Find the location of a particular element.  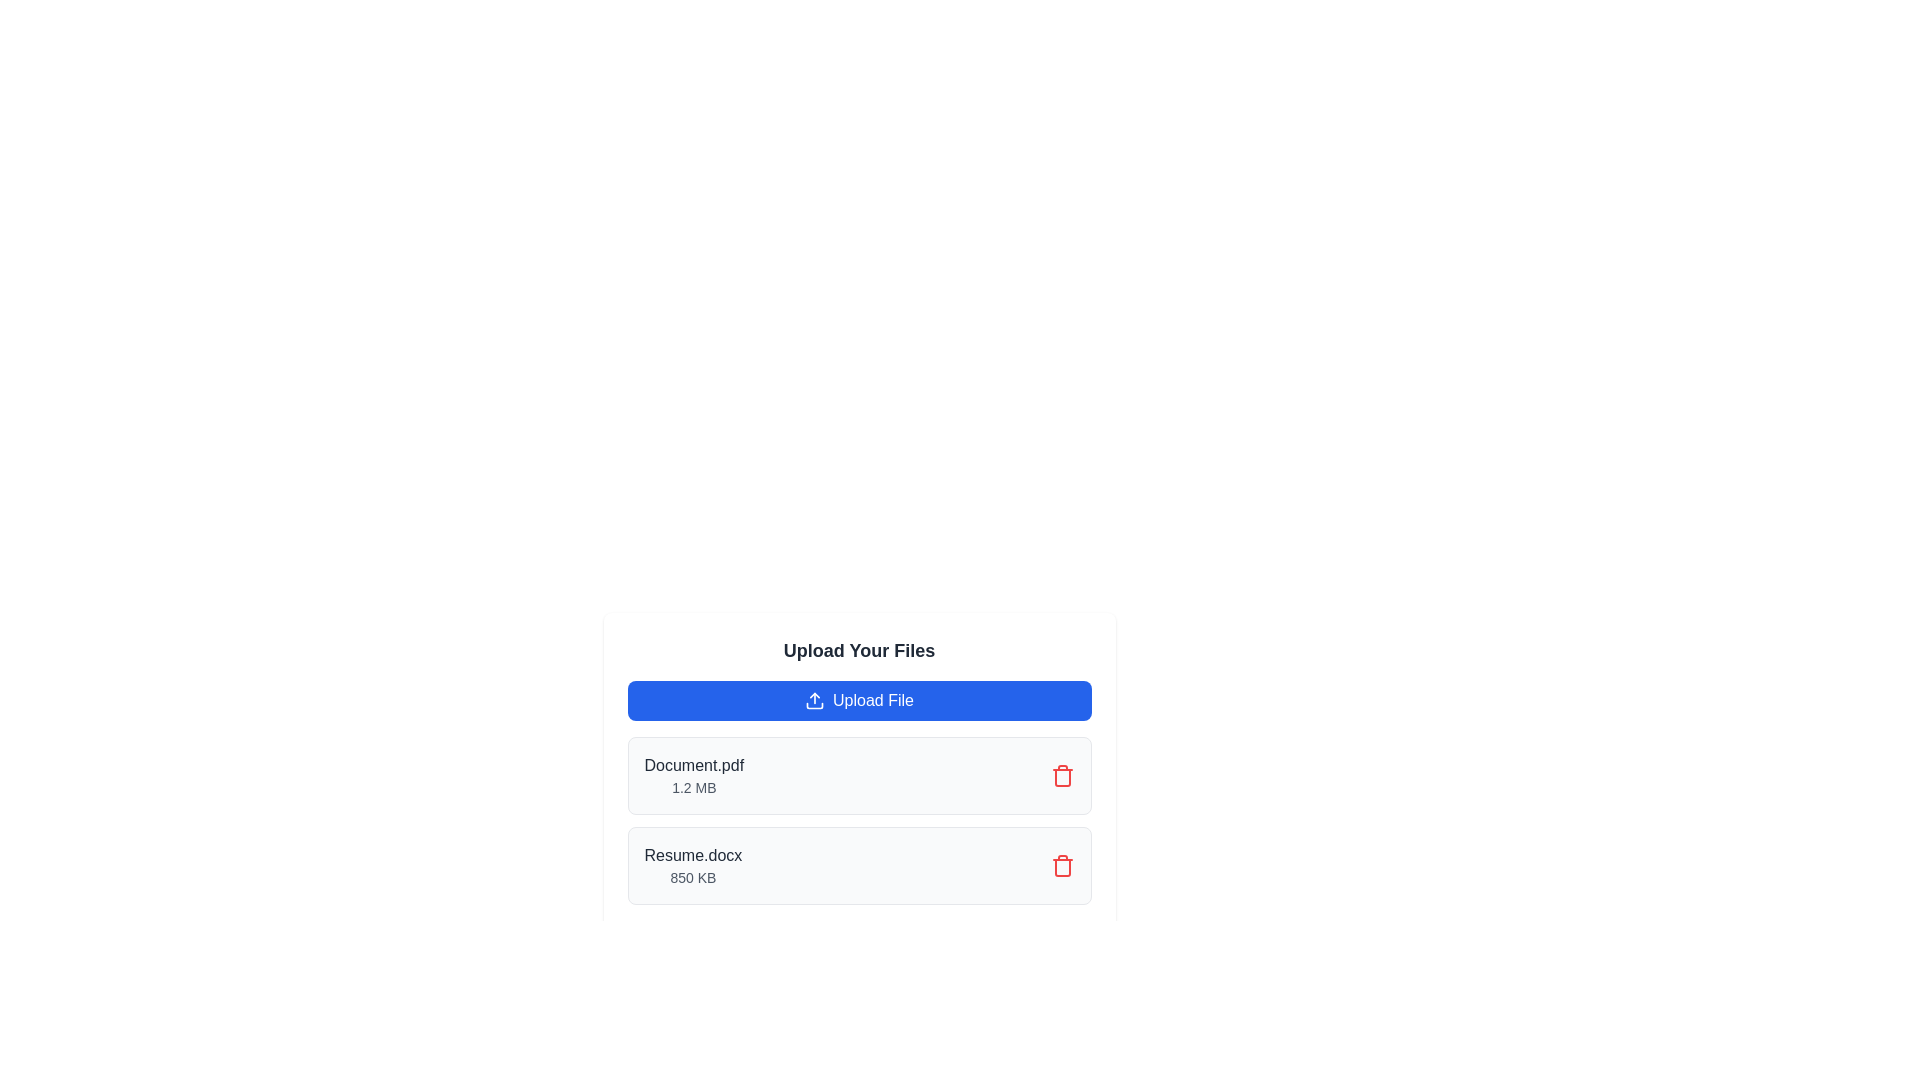

the Text label that serves as the header for the file upload section, located above the 'Upload File' button is located at coordinates (859, 651).